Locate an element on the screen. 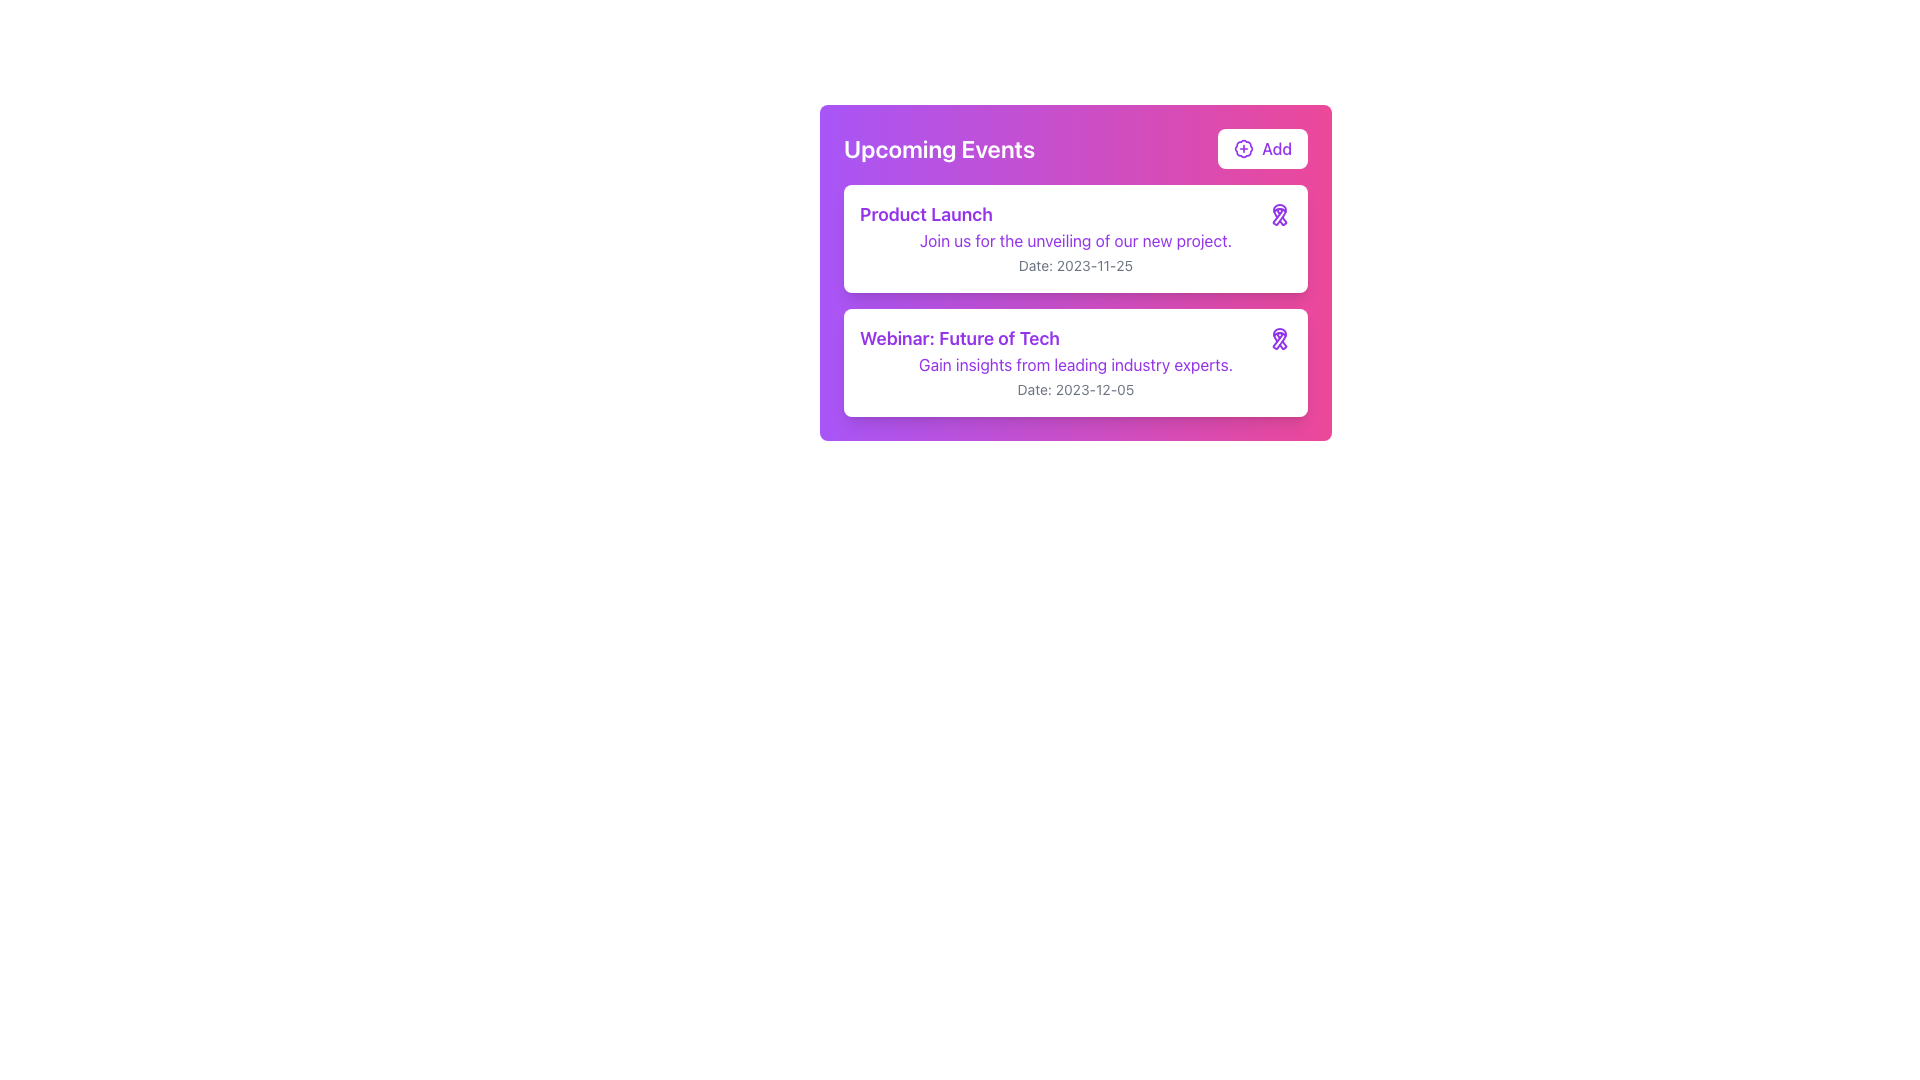 The image size is (1920, 1080). the decorative ribbon-shaped icon in purple, which is part of the 'Product Launch' section is located at coordinates (1280, 215).